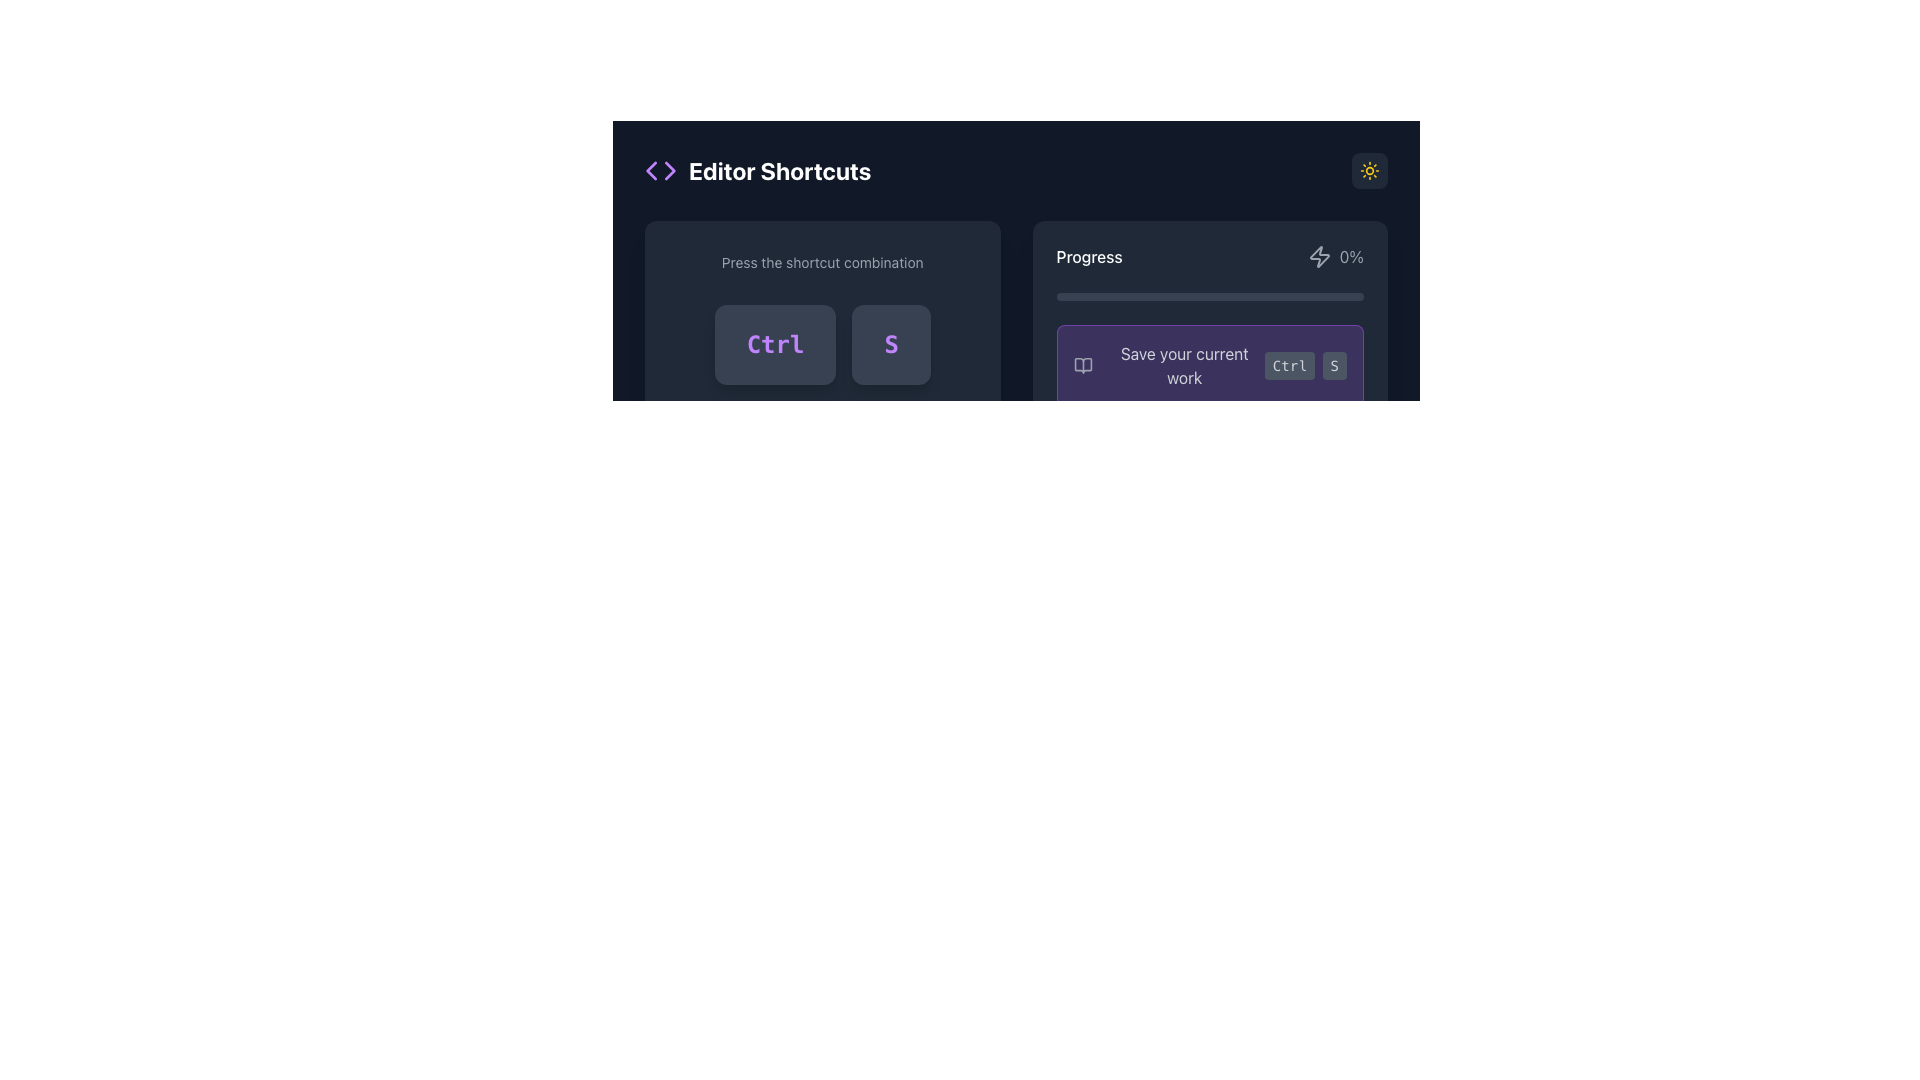 This screenshot has height=1080, width=1920. What do you see at coordinates (1209, 366) in the screenshot?
I see `the 'Ctrl' button on the shortcut panel, which is the first entry displaying the key binding information` at bounding box center [1209, 366].